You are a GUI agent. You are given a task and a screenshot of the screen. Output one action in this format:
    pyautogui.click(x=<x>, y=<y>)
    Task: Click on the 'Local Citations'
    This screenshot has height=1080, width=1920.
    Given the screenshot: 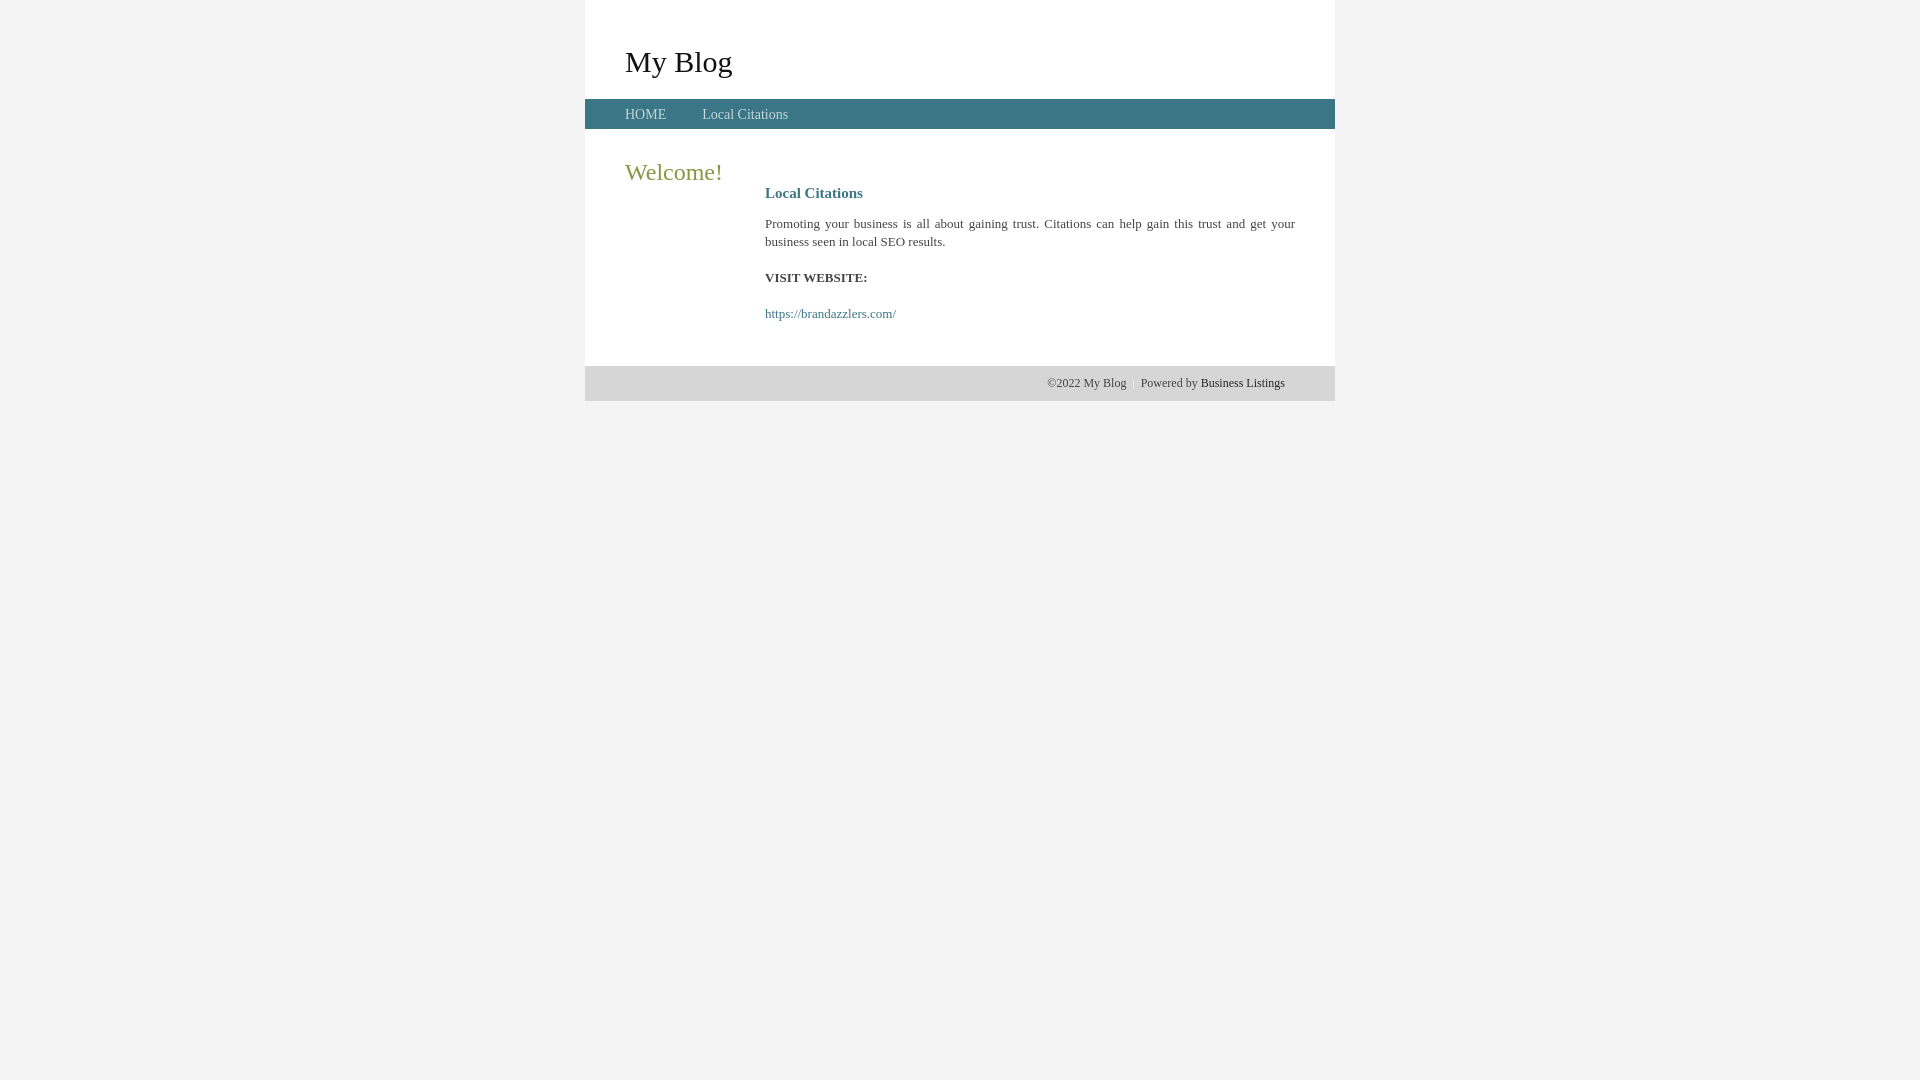 What is the action you would take?
    pyautogui.click(x=743, y=114)
    